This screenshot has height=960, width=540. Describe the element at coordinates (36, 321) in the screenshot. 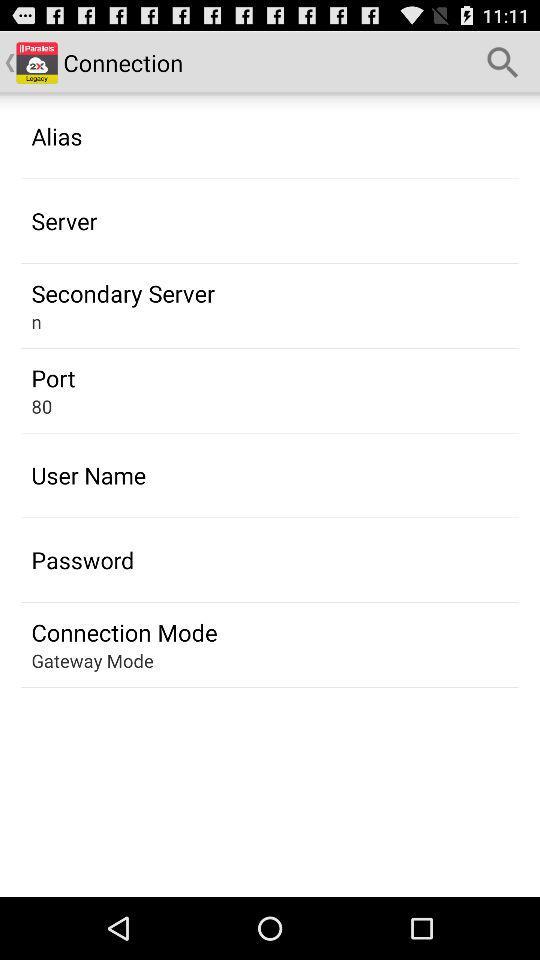

I see `icon below the secondary server item` at that location.